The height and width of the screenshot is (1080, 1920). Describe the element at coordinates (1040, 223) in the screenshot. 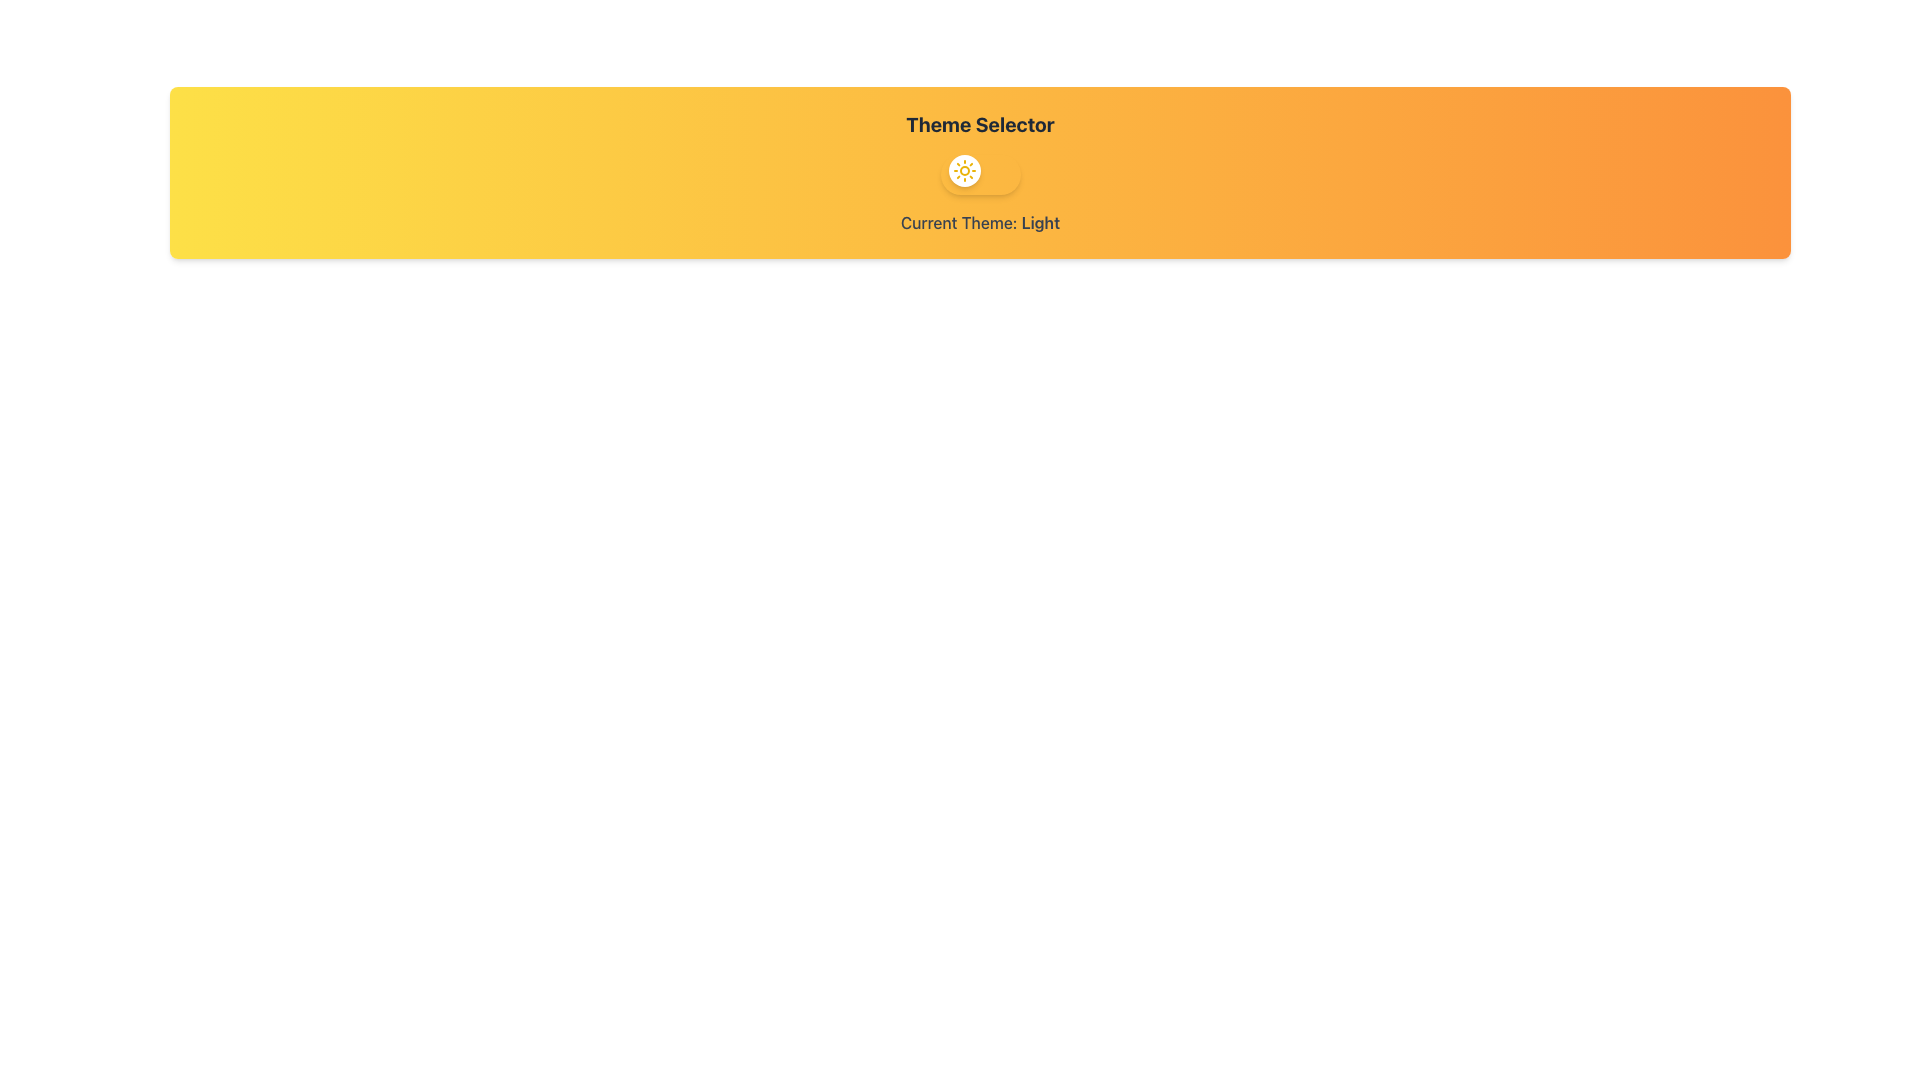

I see `the text element 'Light', which is styled with a bold or semibold font weight and is presented in grayish-black color against a light yellow-to-orange gradient background, located in the center of the theme selector interface under the label 'Current Theme:'` at that location.